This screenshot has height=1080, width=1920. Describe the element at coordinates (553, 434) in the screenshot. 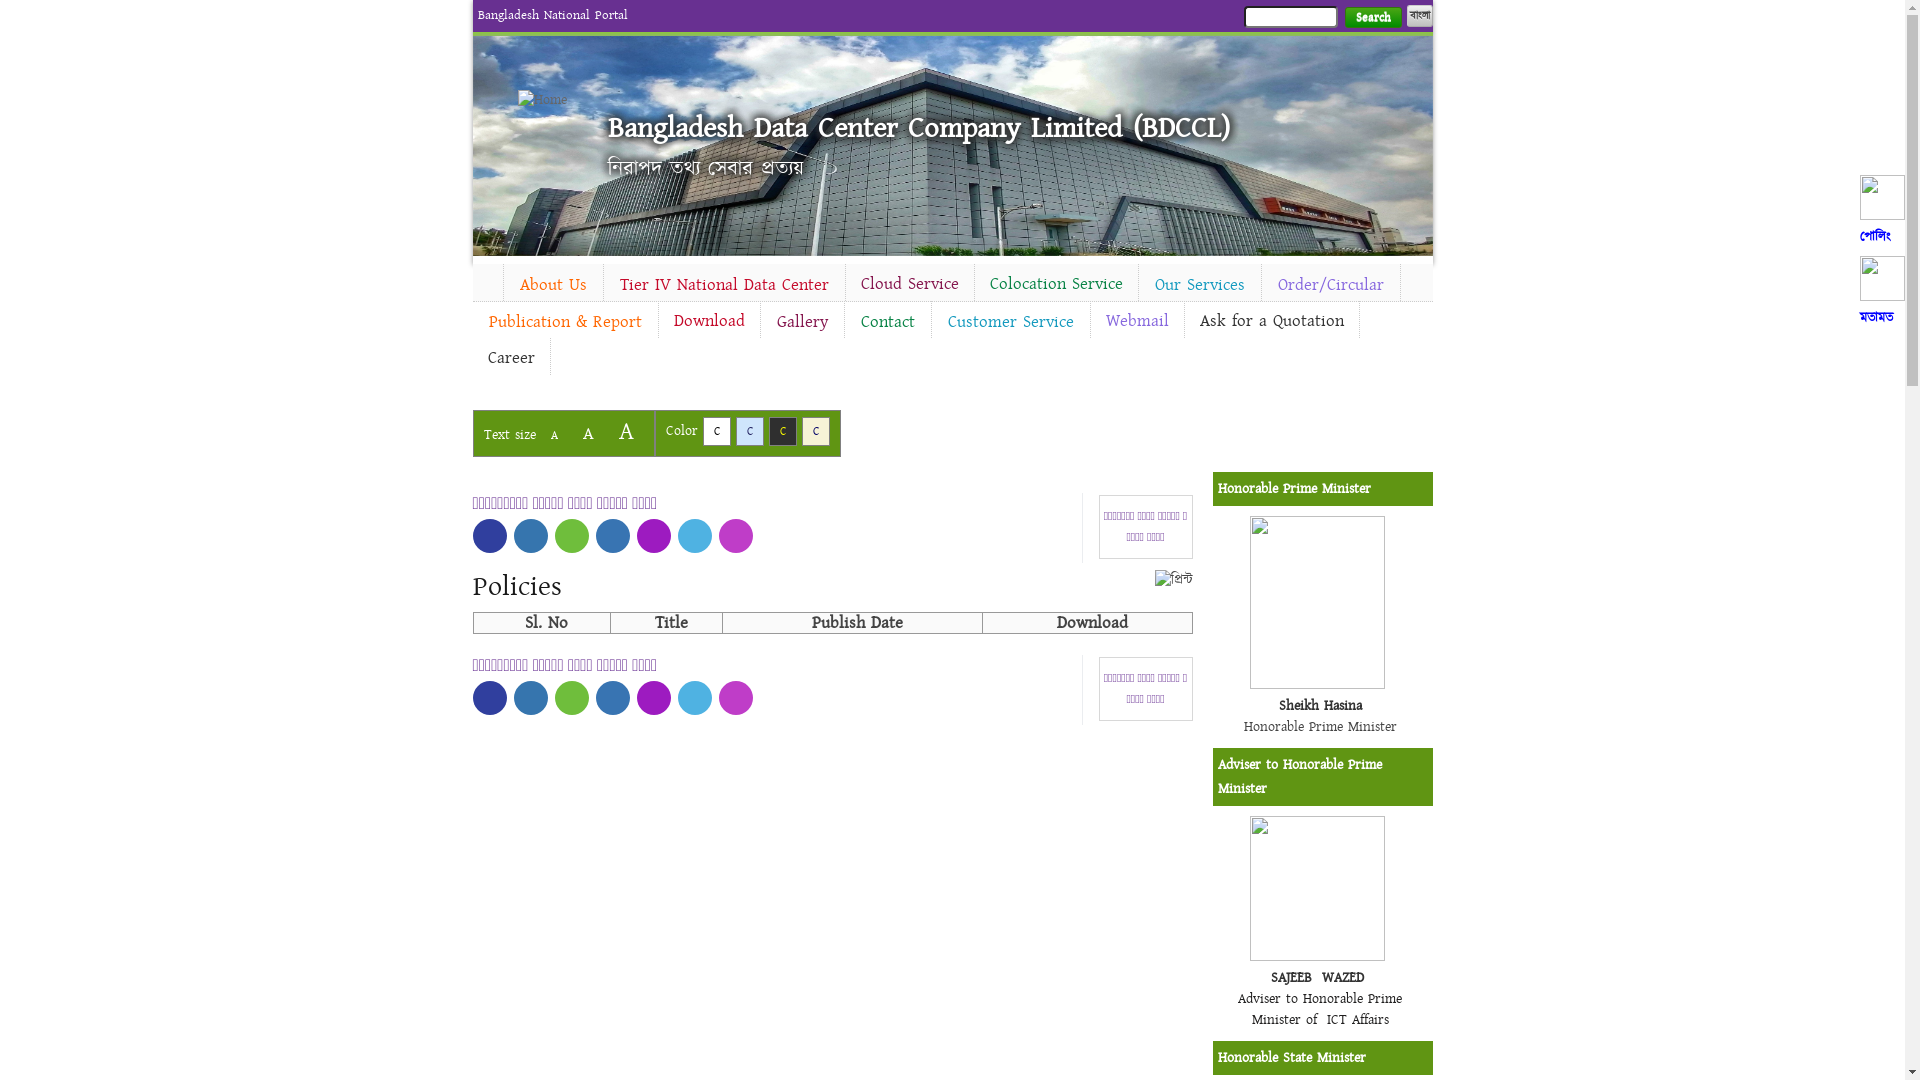

I see `'A'` at that location.